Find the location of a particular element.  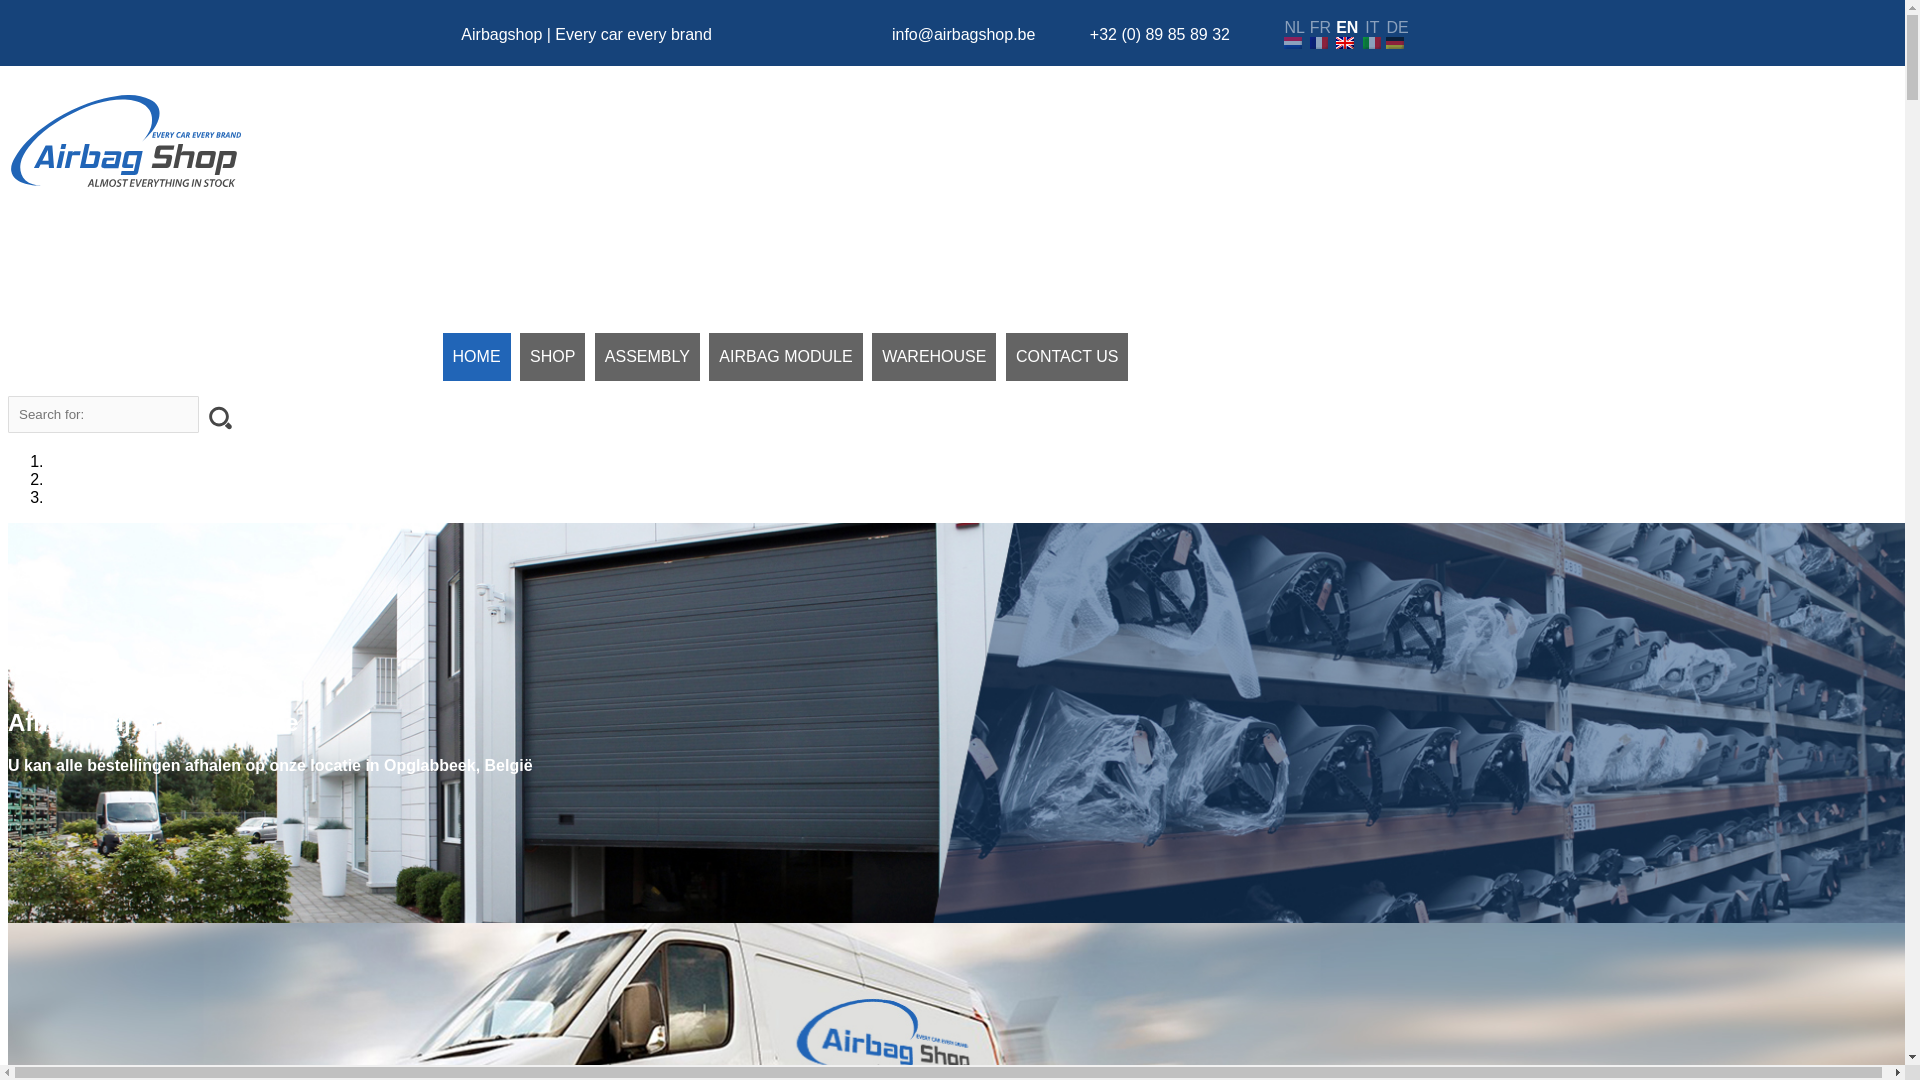

'HOME' is located at coordinates (475, 356).